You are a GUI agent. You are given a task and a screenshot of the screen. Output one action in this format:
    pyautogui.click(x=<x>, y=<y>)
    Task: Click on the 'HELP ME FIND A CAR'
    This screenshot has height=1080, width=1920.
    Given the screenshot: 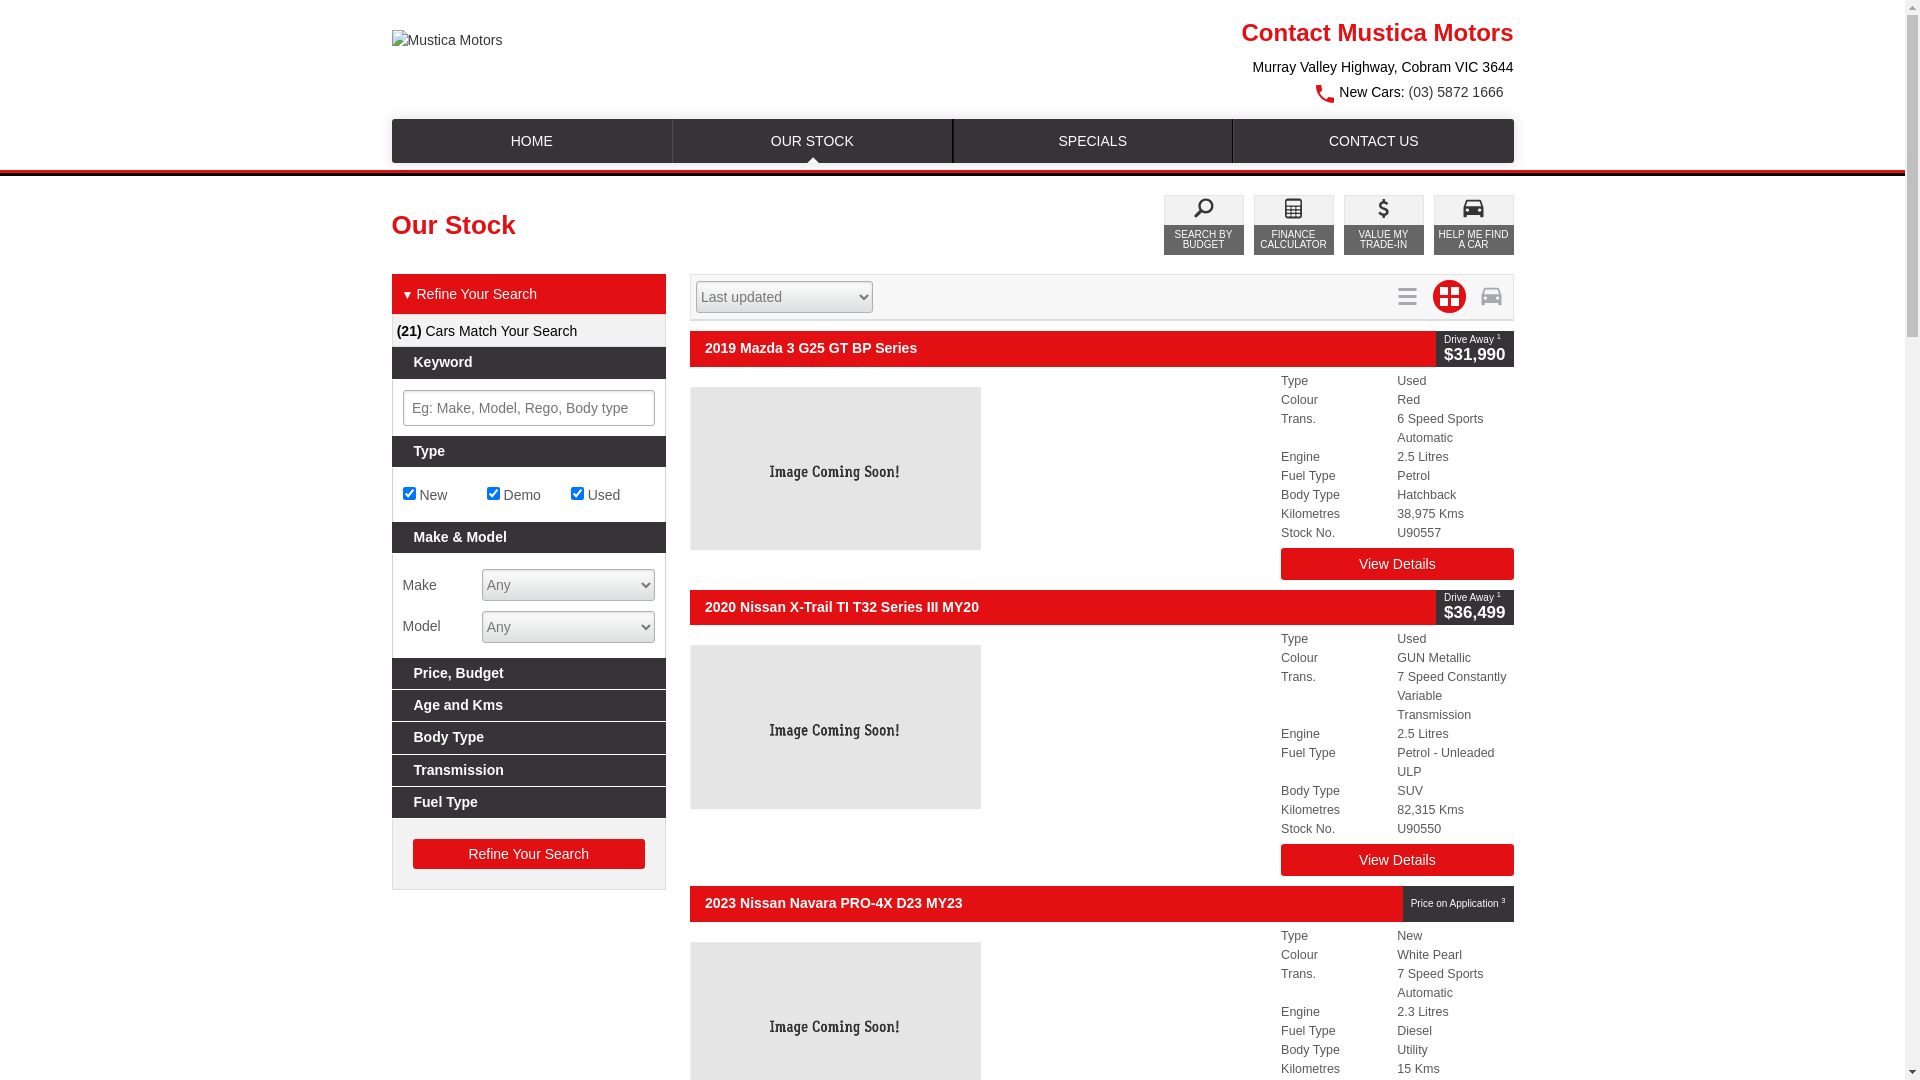 What is the action you would take?
    pyautogui.click(x=1473, y=224)
    